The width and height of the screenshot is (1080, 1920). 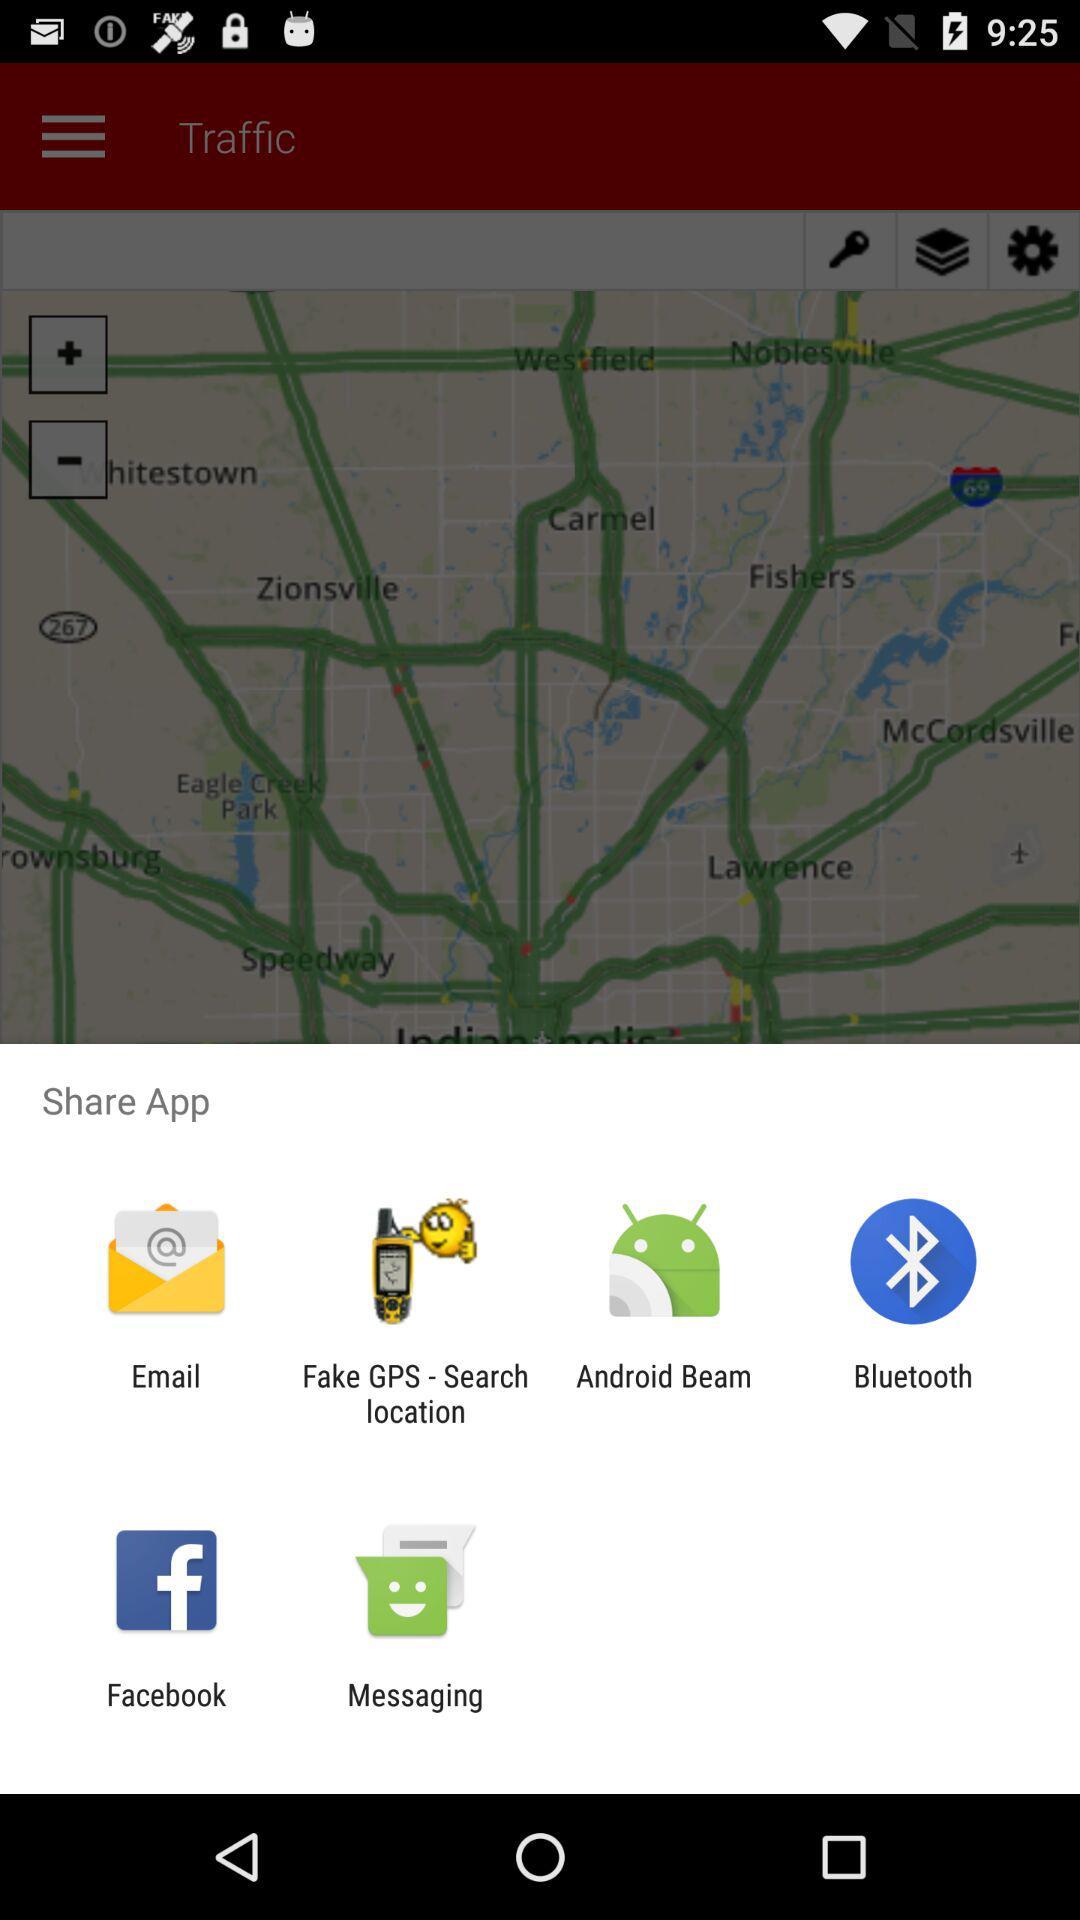 I want to click on the fake gps search icon, so click(x=414, y=1392).